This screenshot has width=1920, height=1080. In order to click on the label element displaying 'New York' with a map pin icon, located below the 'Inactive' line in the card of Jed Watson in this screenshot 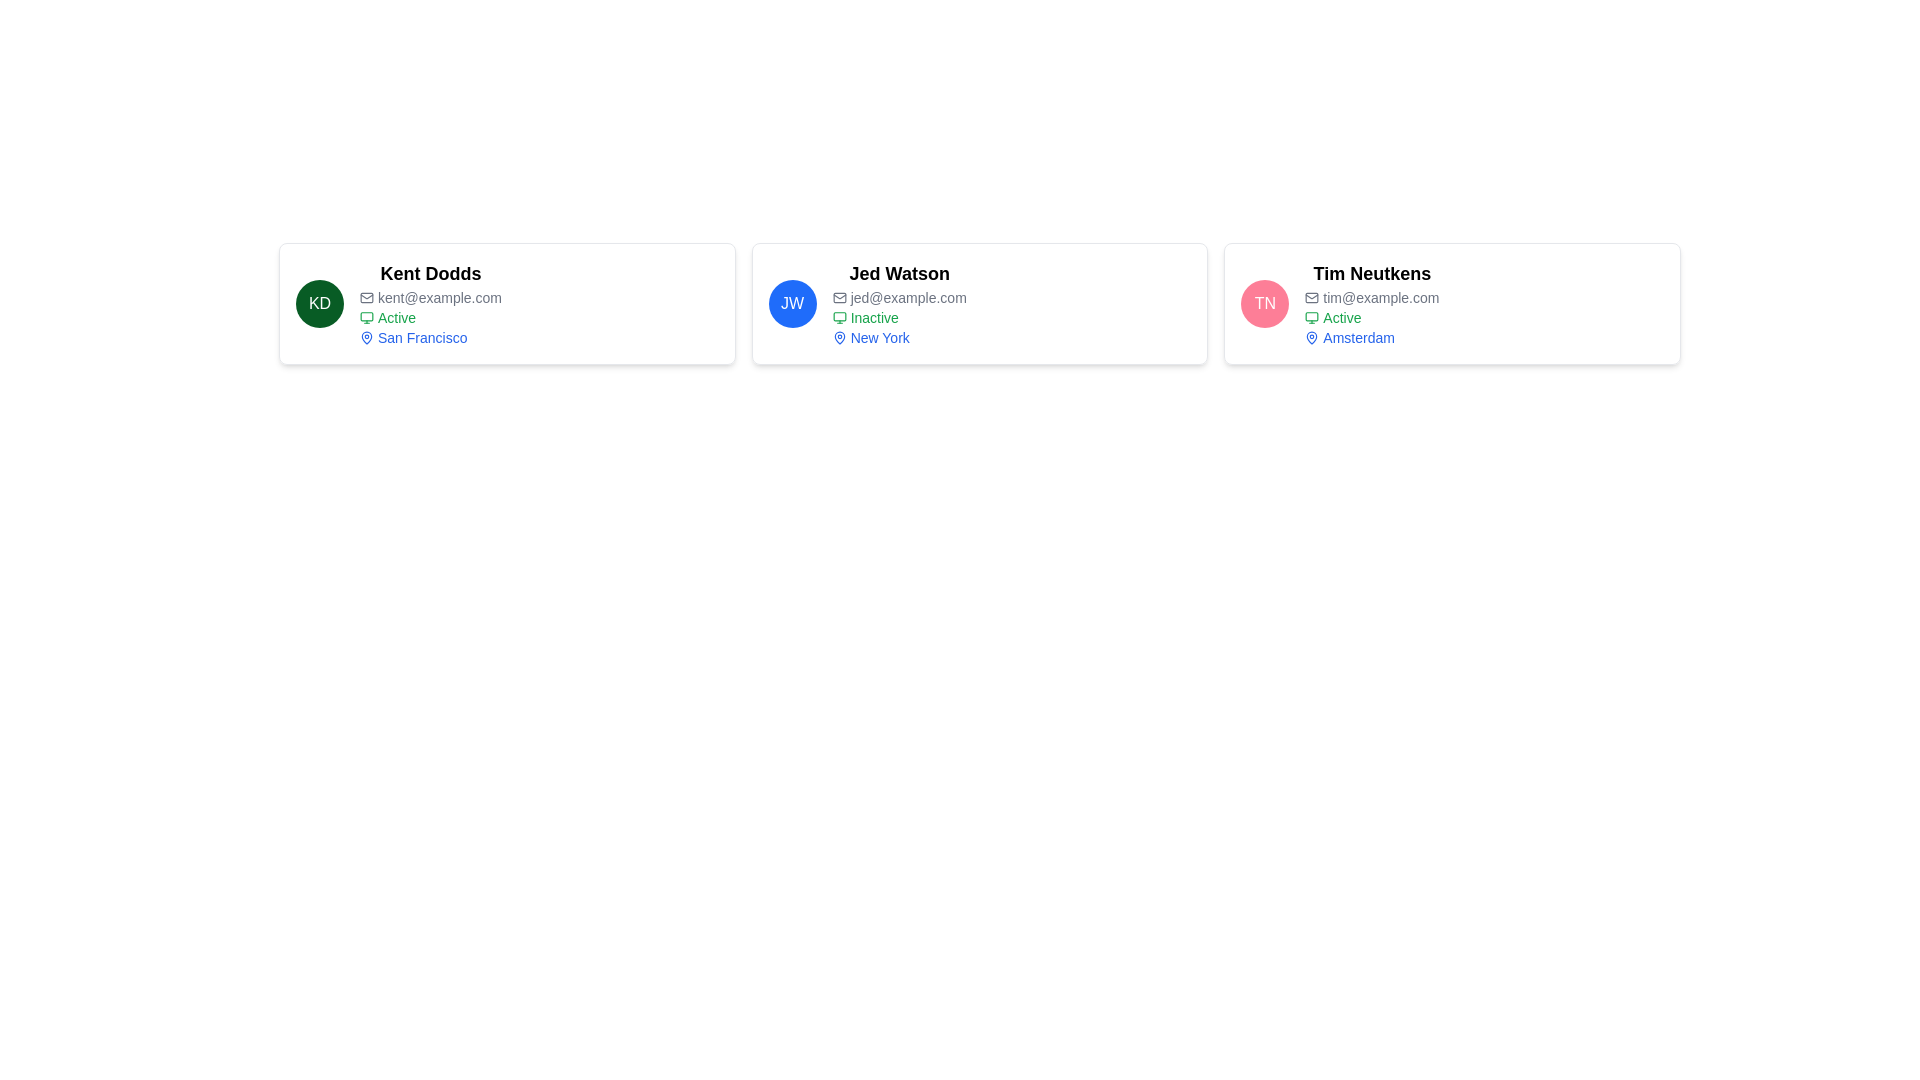, I will do `click(898, 337)`.